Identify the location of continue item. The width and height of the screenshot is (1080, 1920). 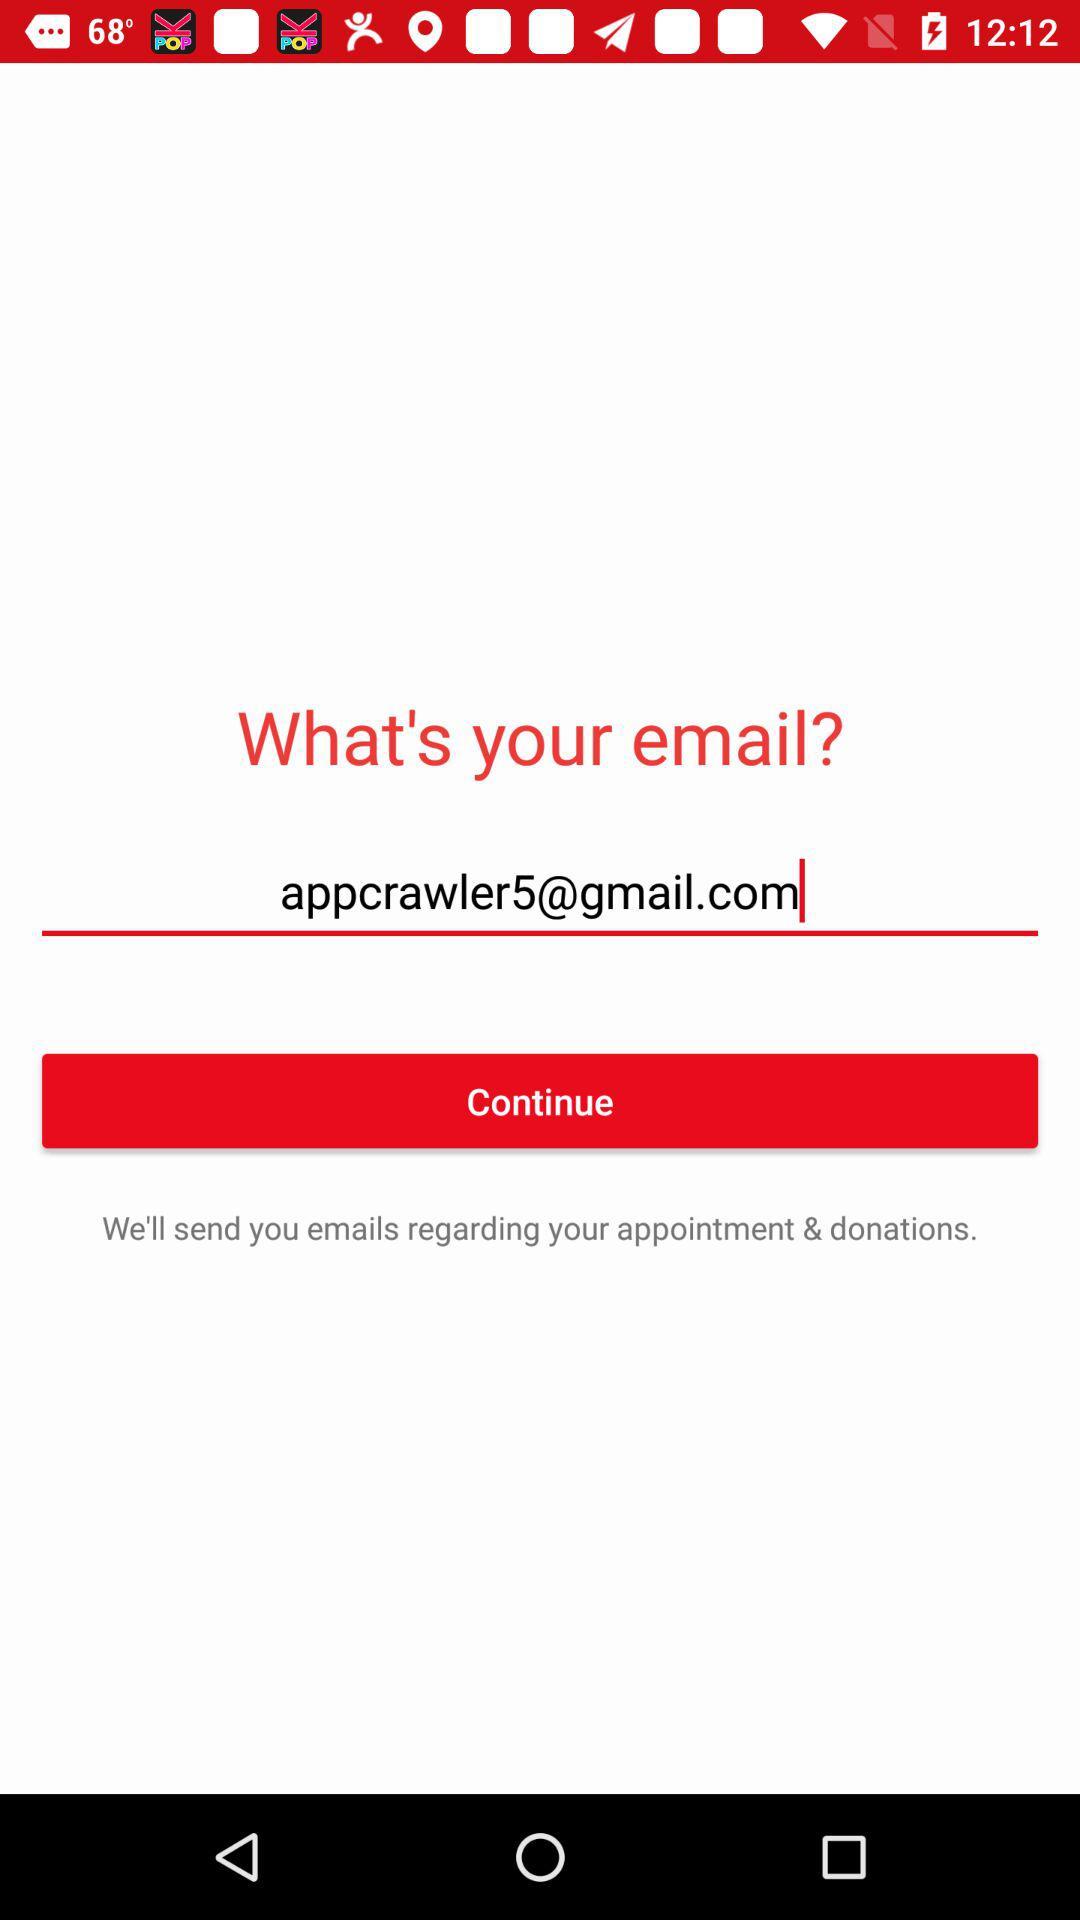
(540, 1099).